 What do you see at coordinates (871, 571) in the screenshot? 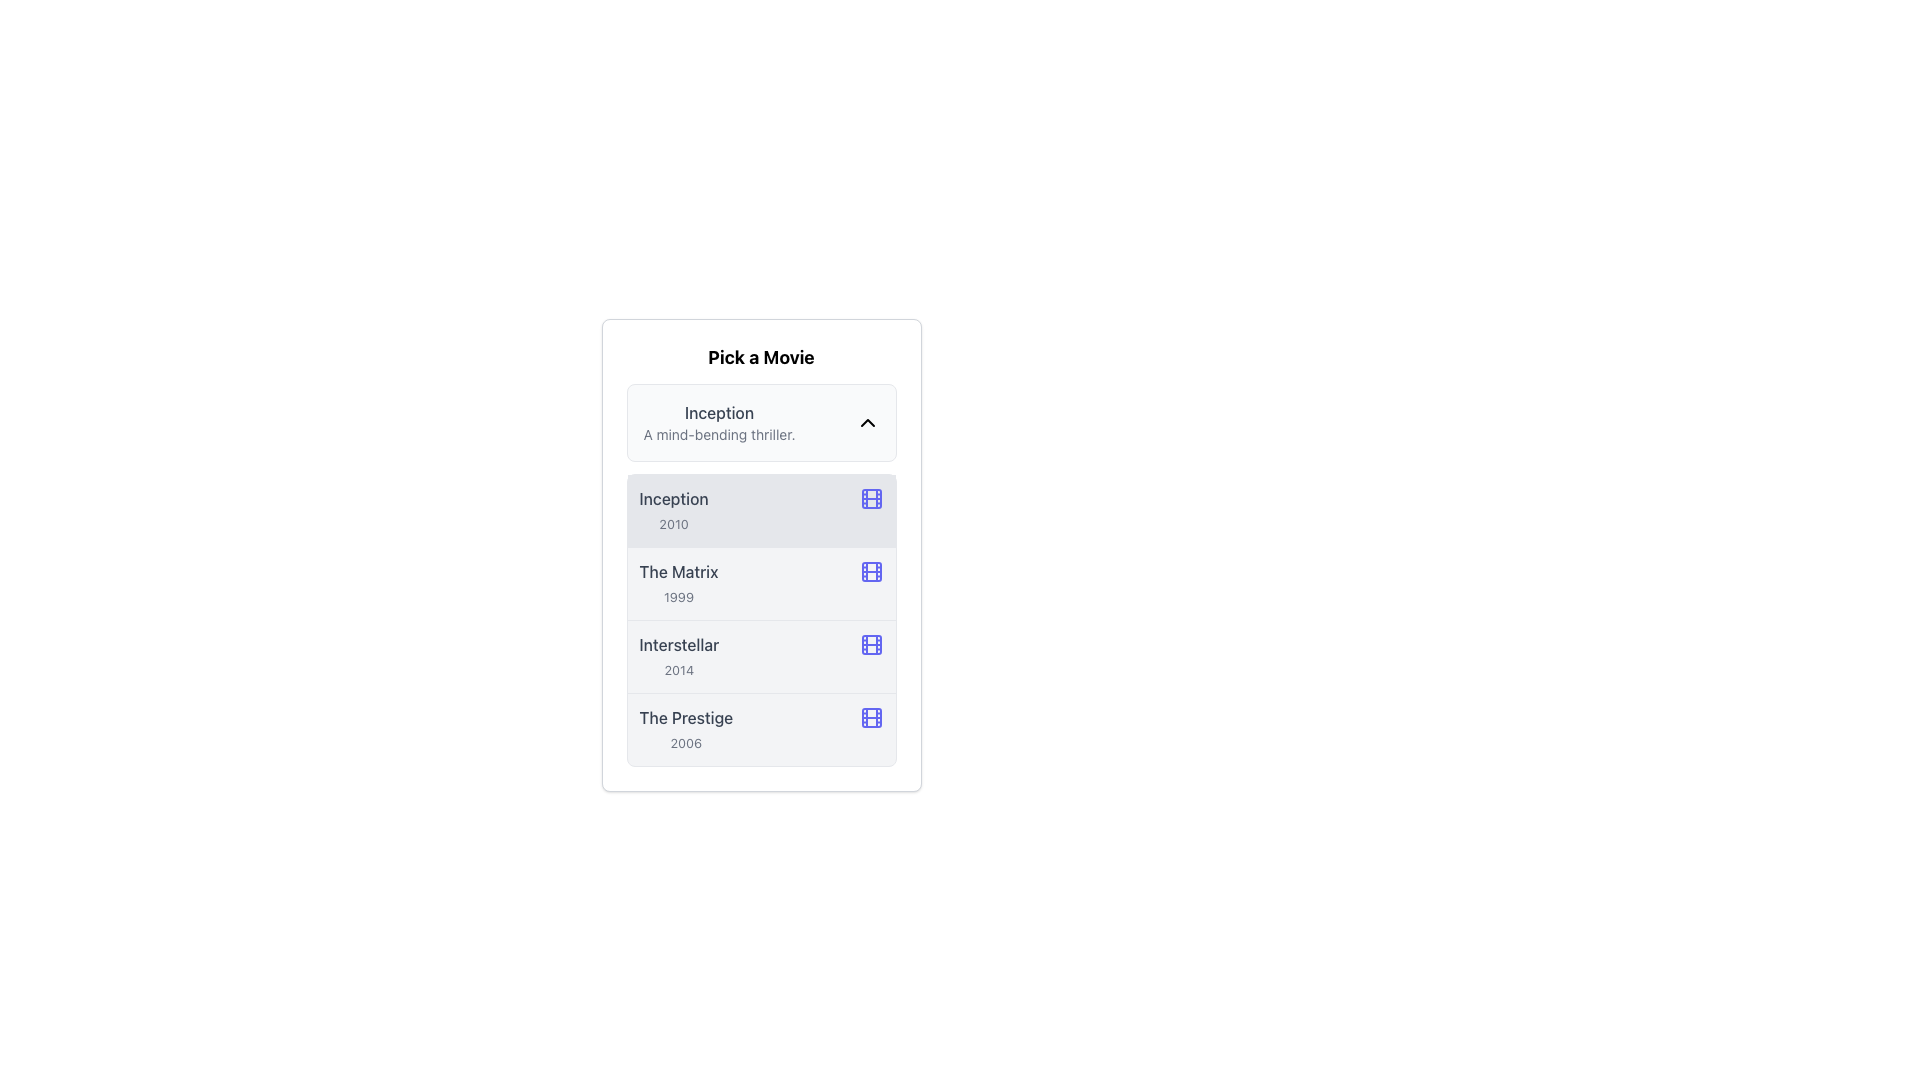
I see `the icon representing the movie 'The Matrix 1999', which is located on the far right of the row adjacent to the title and year text` at bounding box center [871, 571].